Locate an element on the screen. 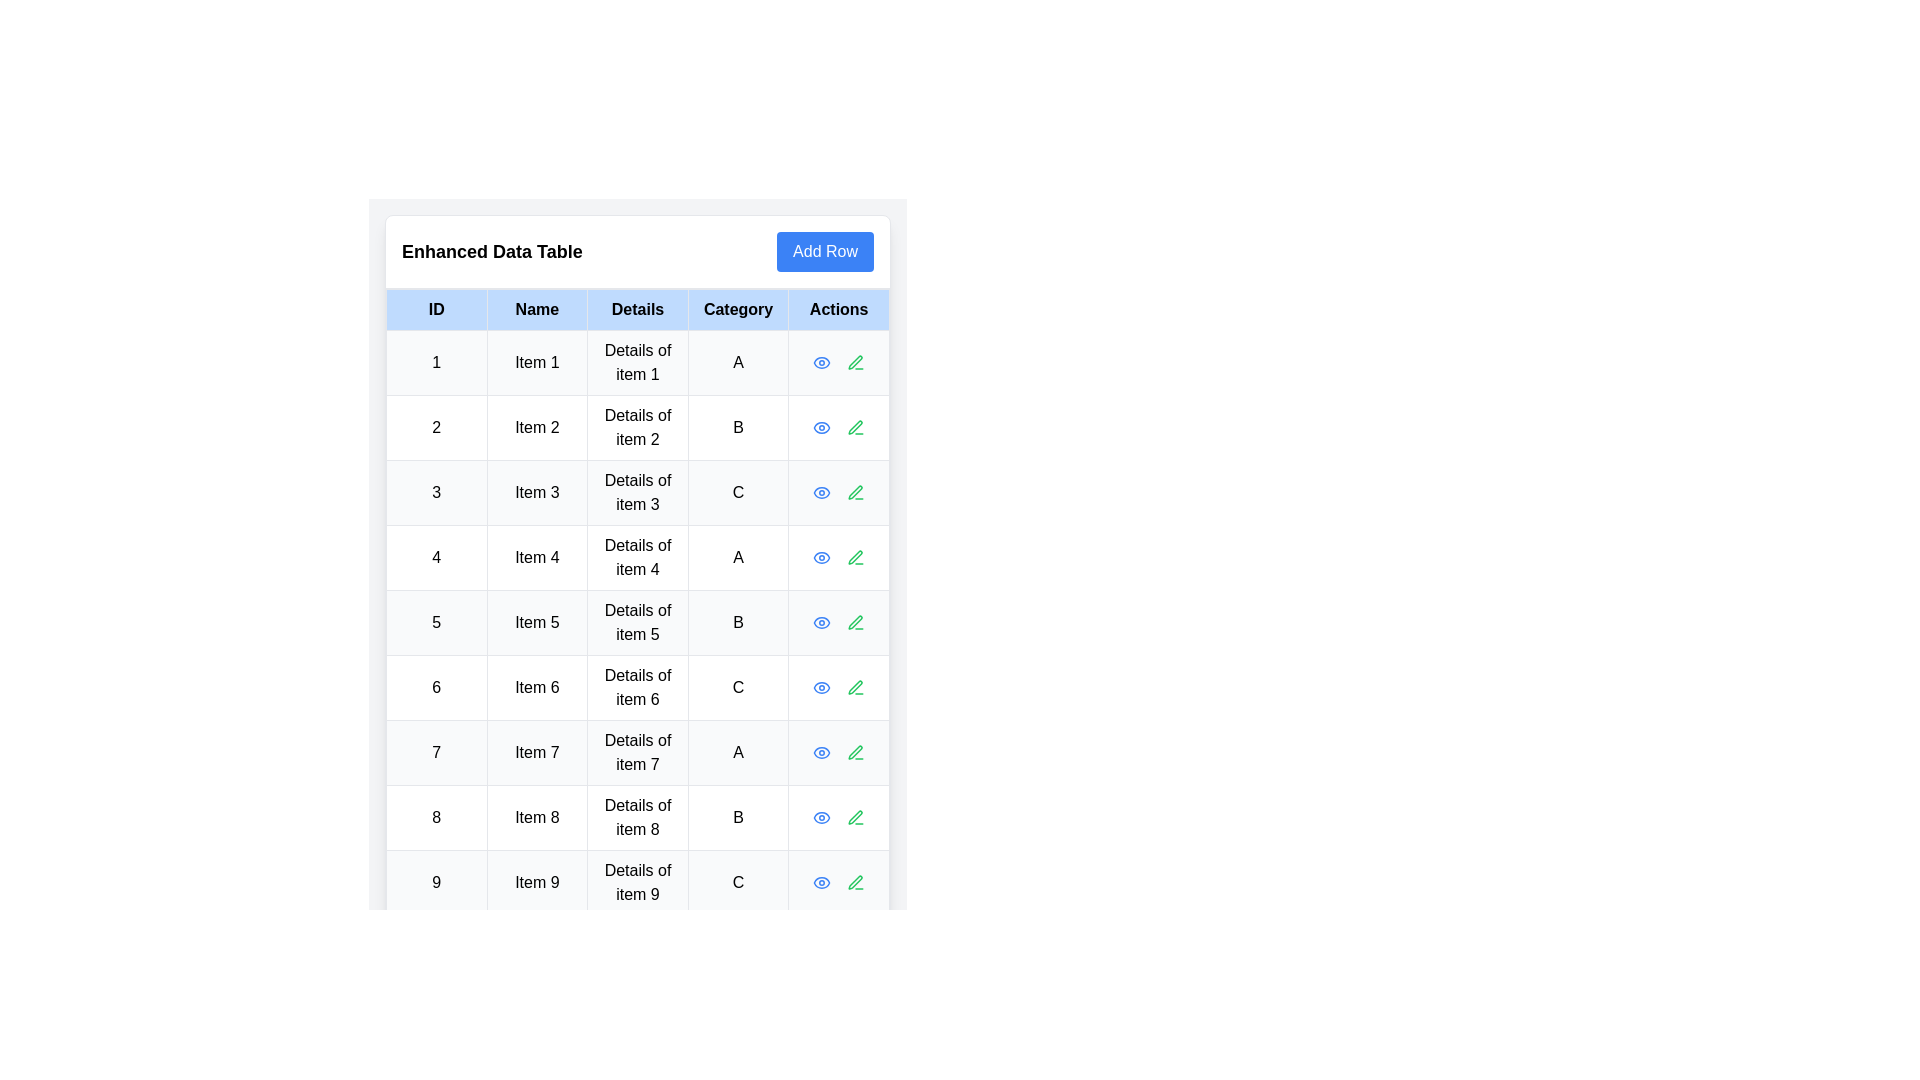 Image resolution: width=1920 pixels, height=1080 pixels. the eye-shaped icon button in the fifth row of the table under the 'Actions' column is located at coordinates (822, 622).